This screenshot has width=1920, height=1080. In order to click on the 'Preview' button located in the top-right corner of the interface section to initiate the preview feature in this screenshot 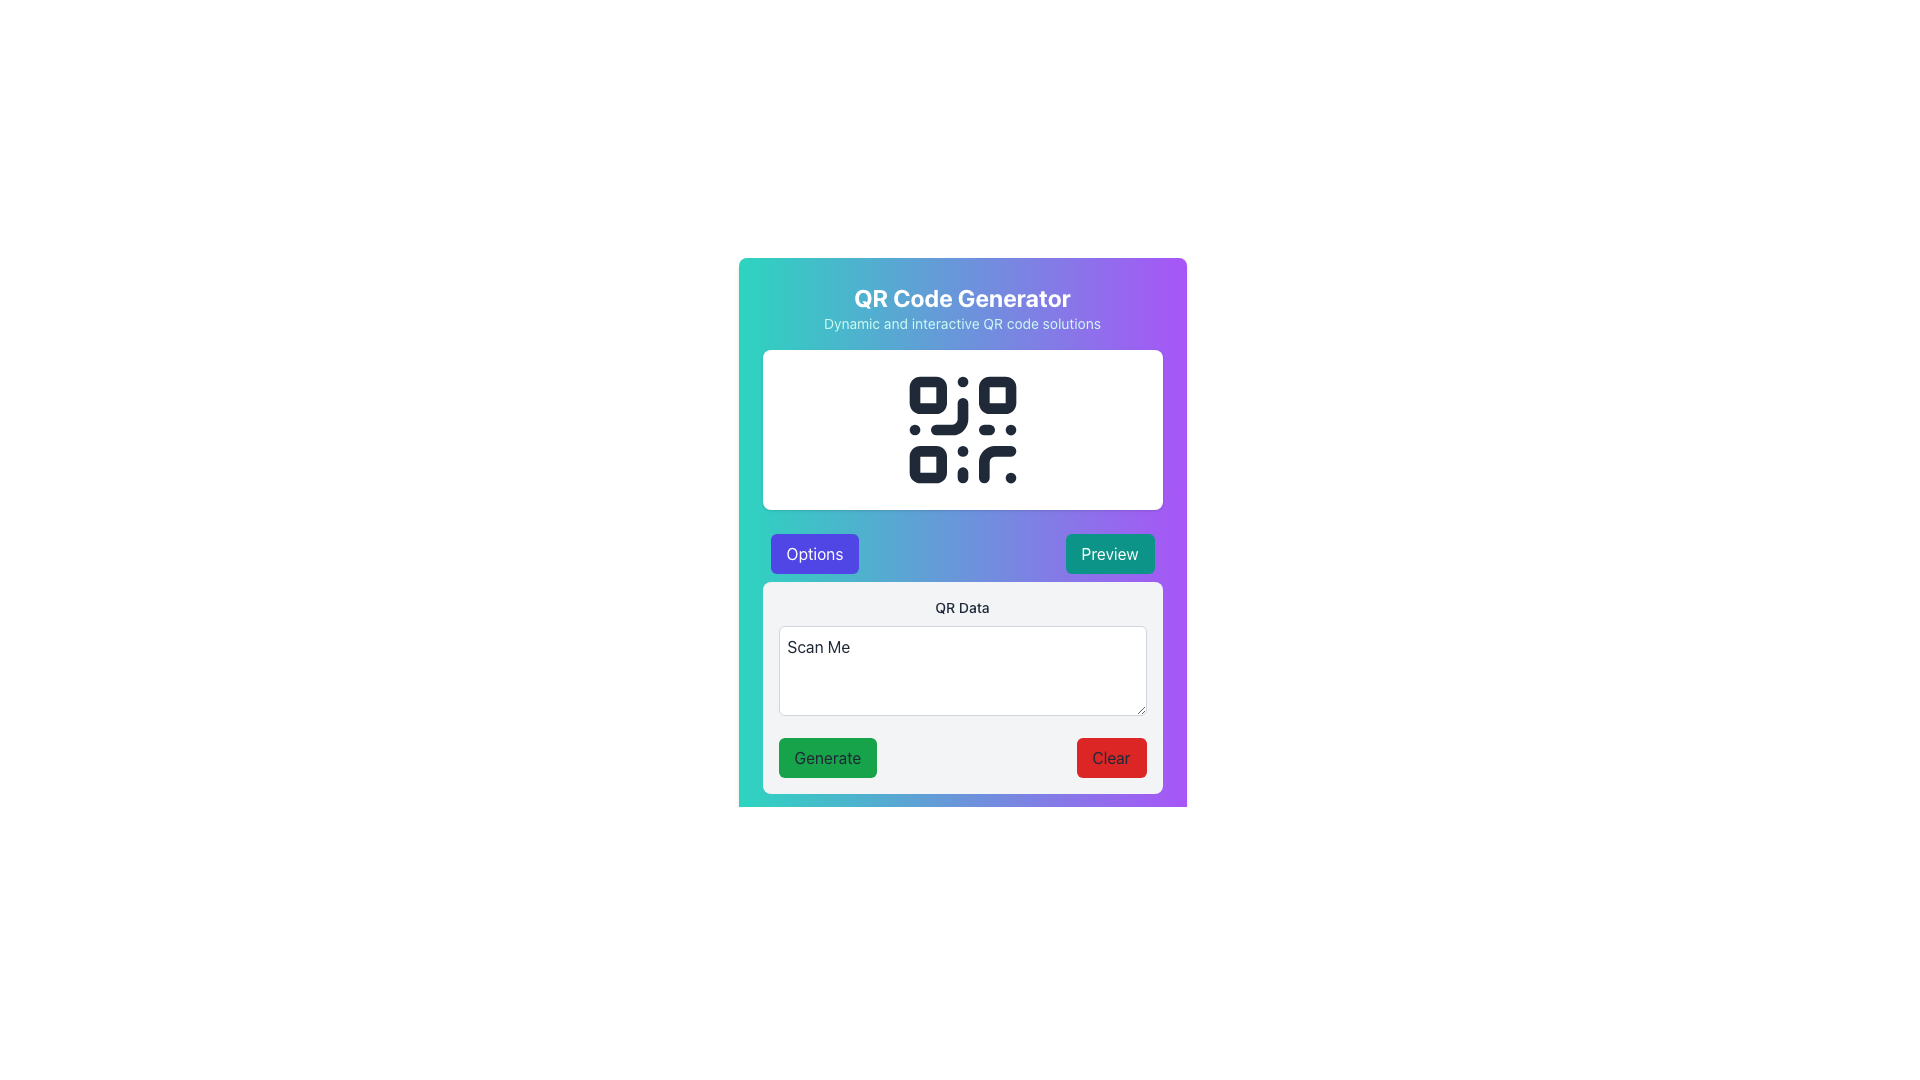, I will do `click(1108, 554)`.